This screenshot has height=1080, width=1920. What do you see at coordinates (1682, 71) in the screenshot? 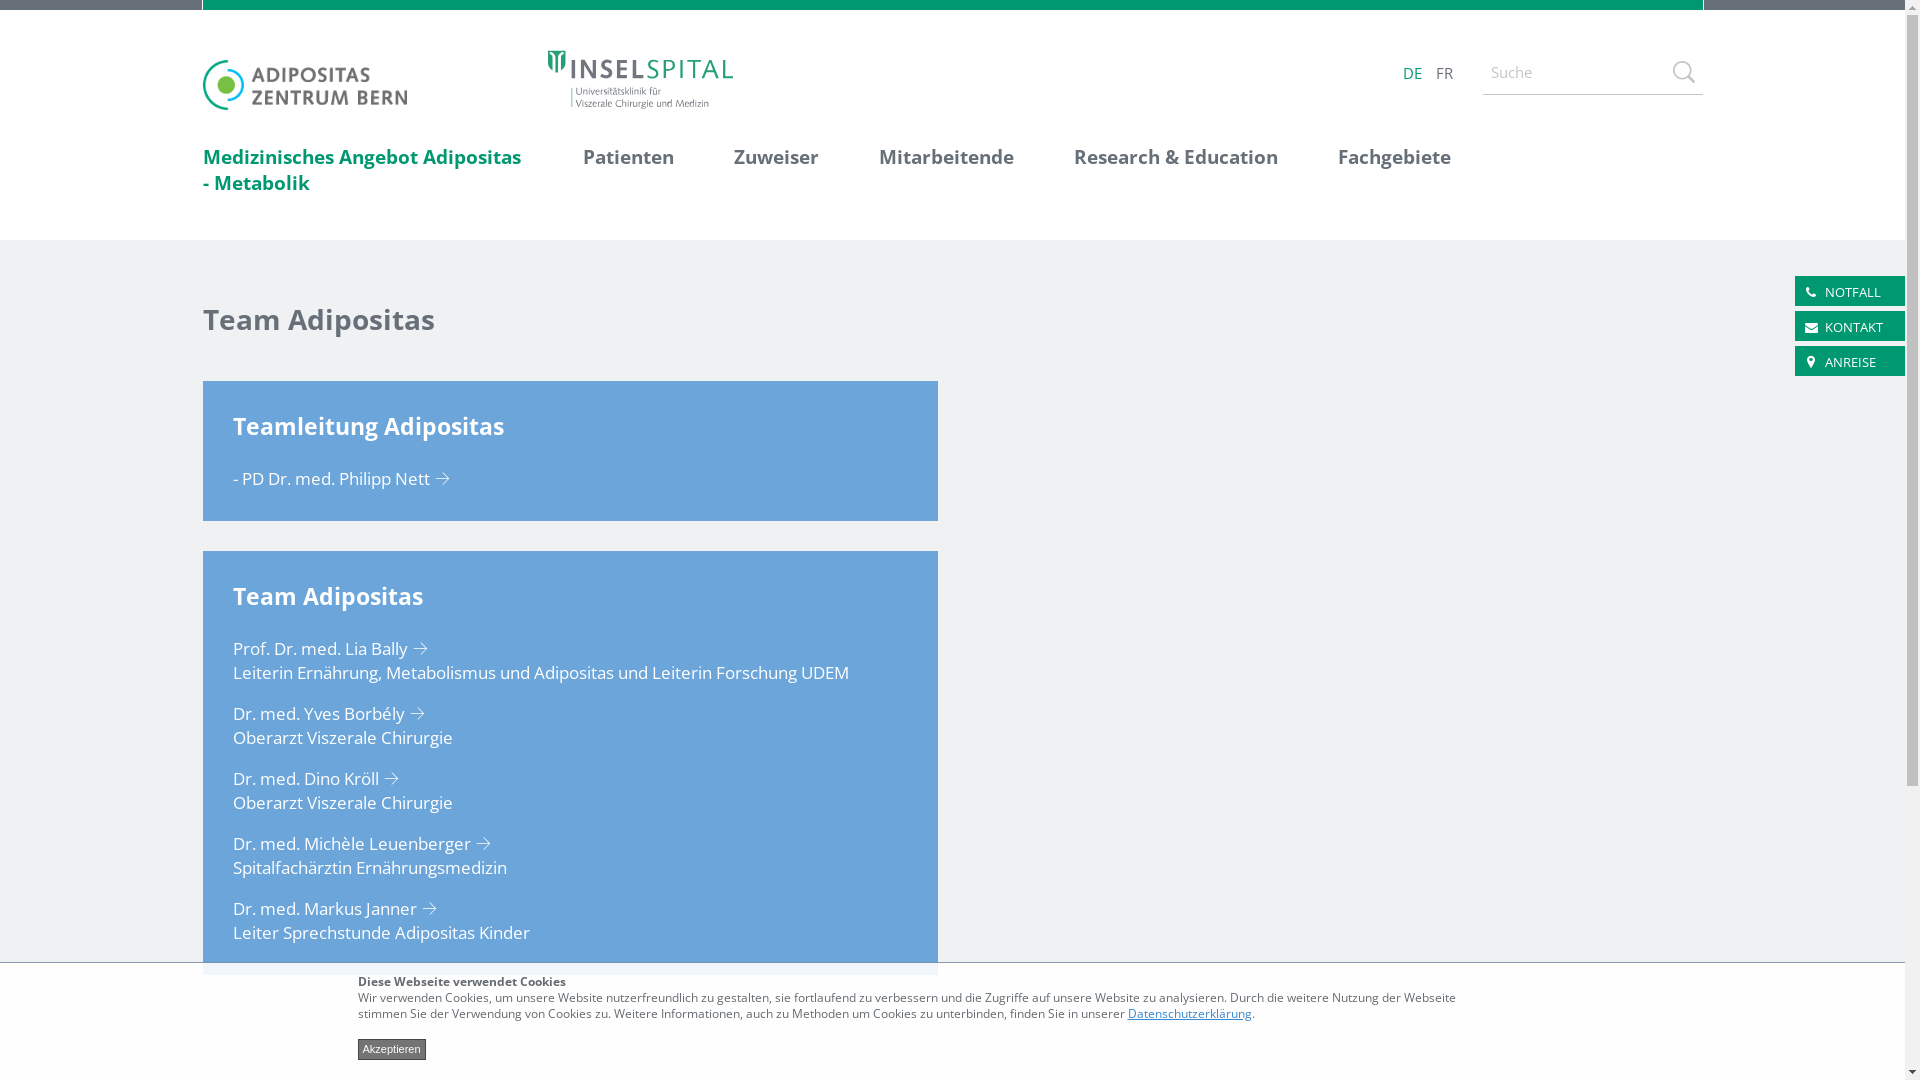
I see `'Suche'` at bounding box center [1682, 71].